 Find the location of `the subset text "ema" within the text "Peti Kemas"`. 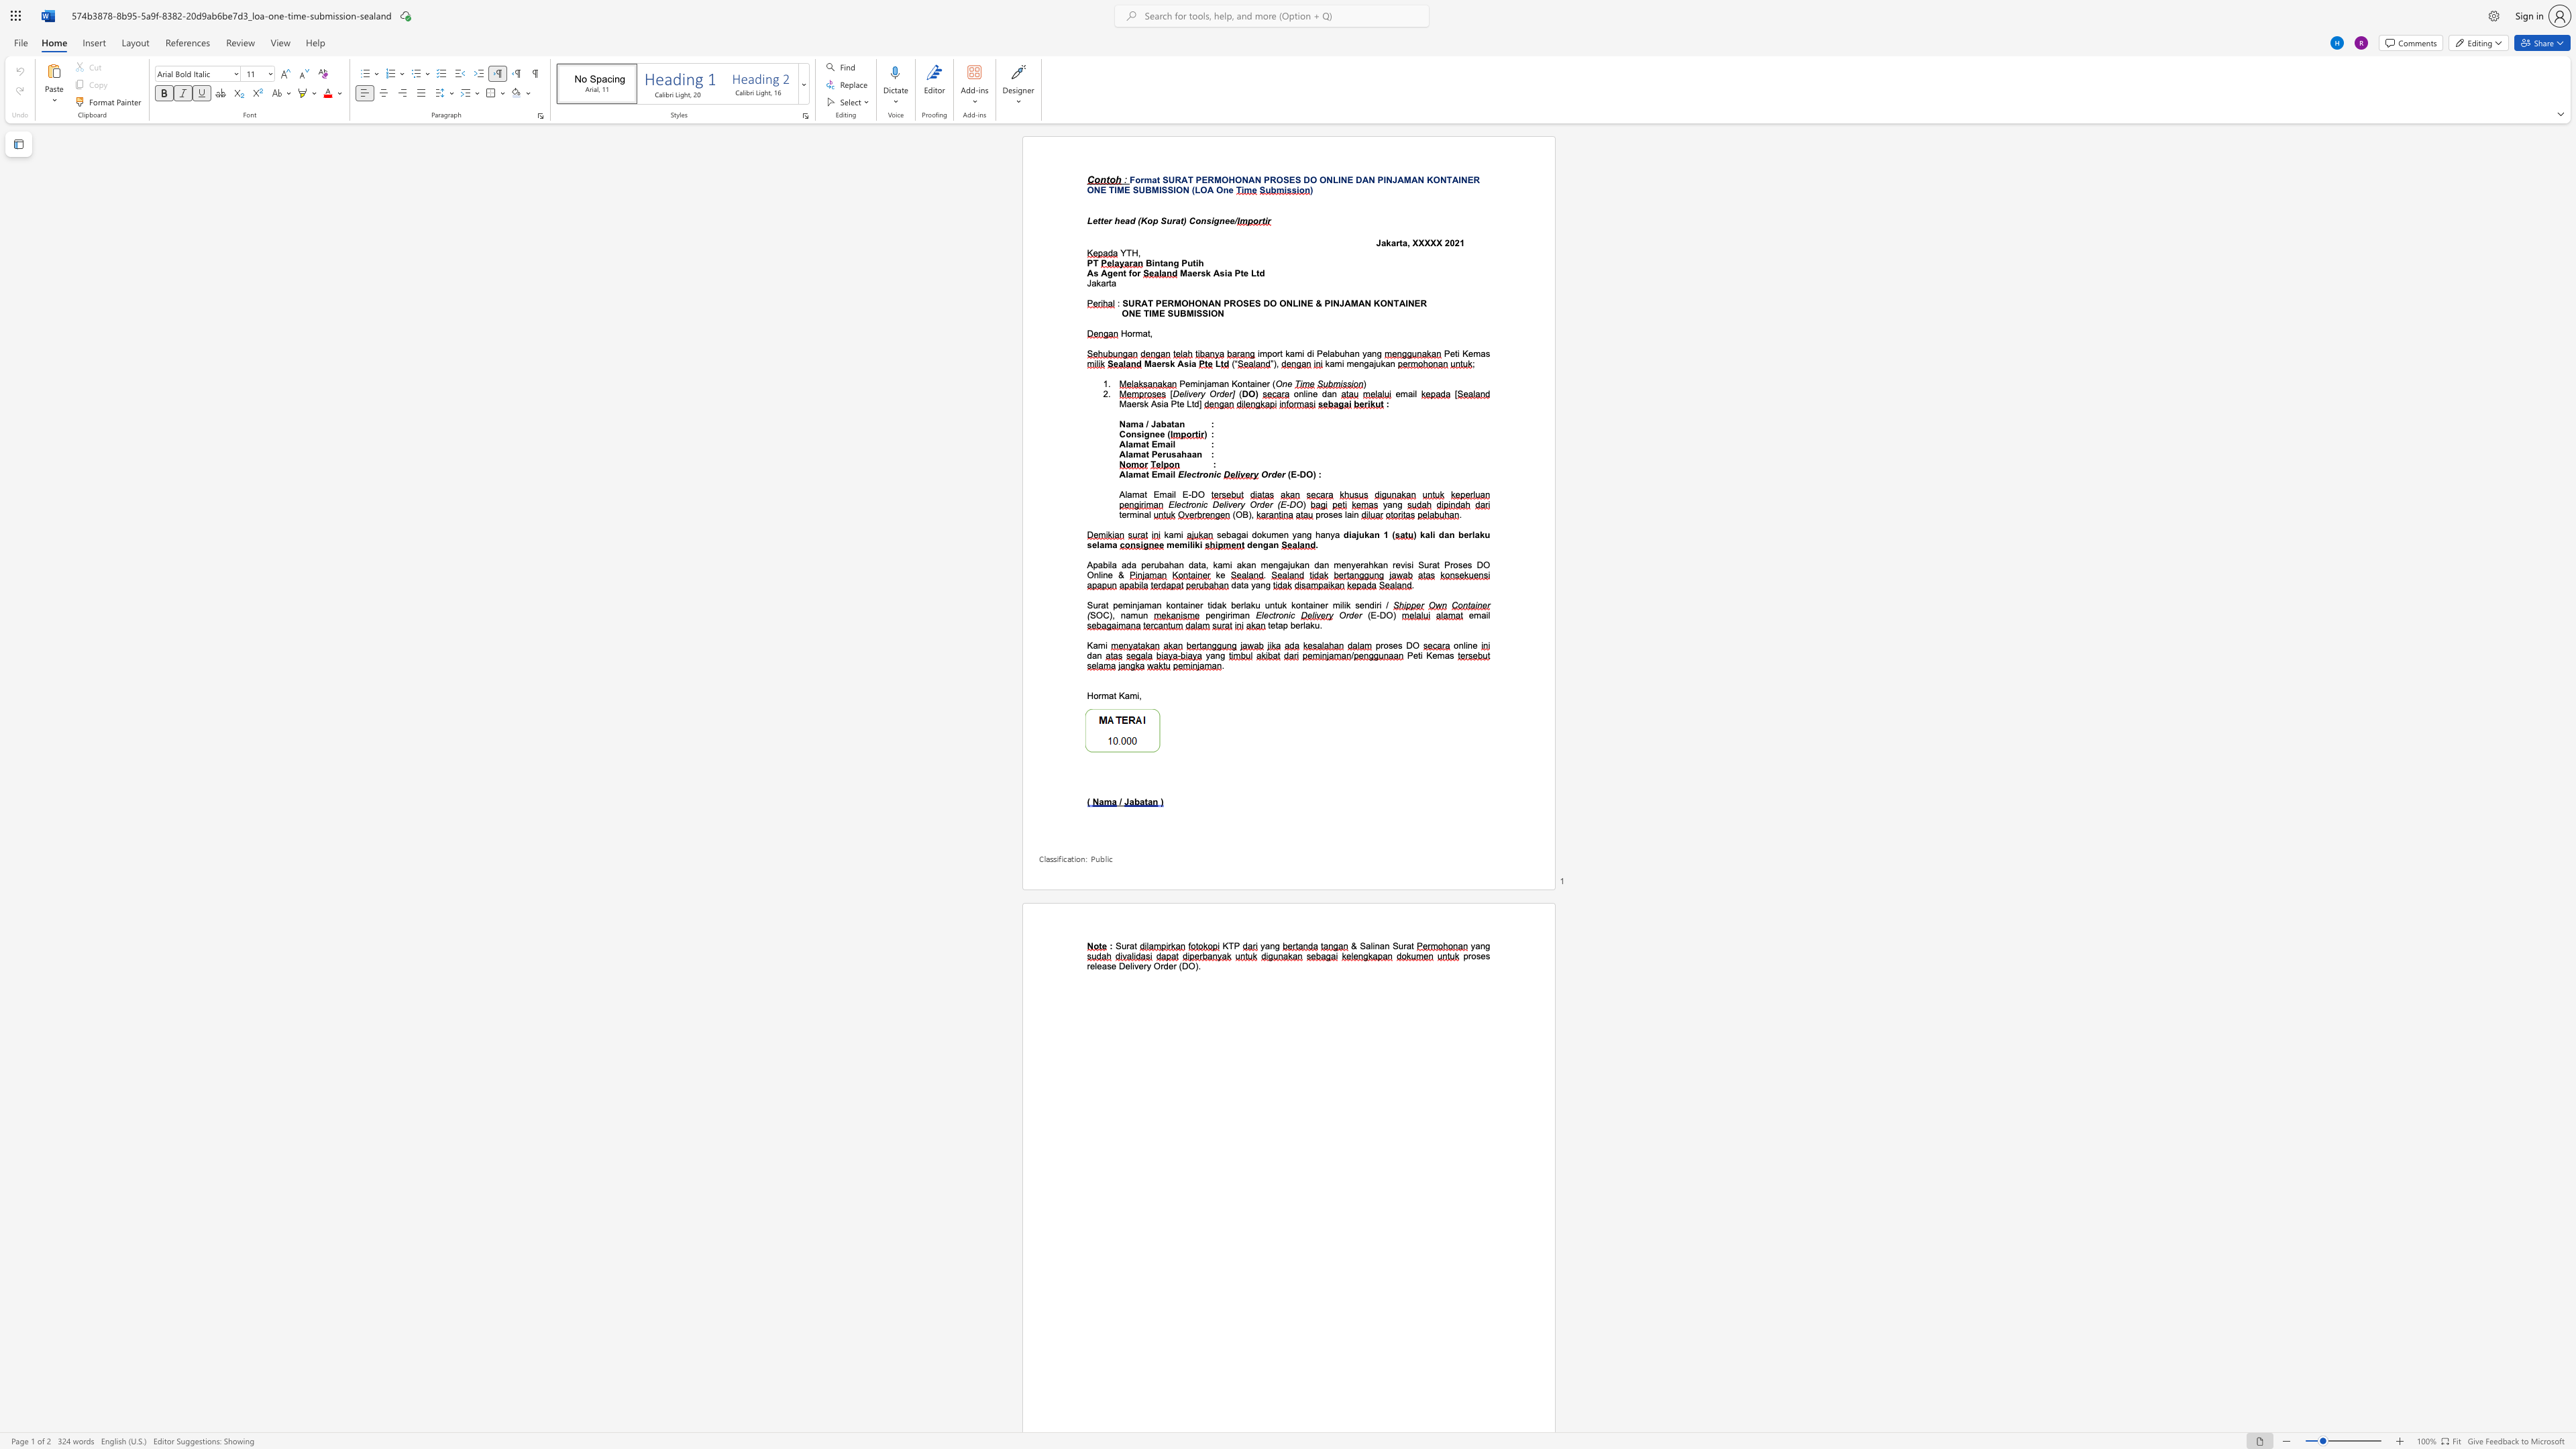

the subset text "ema" within the text "Peti Kemas" is located at coordinates (1432, 655).